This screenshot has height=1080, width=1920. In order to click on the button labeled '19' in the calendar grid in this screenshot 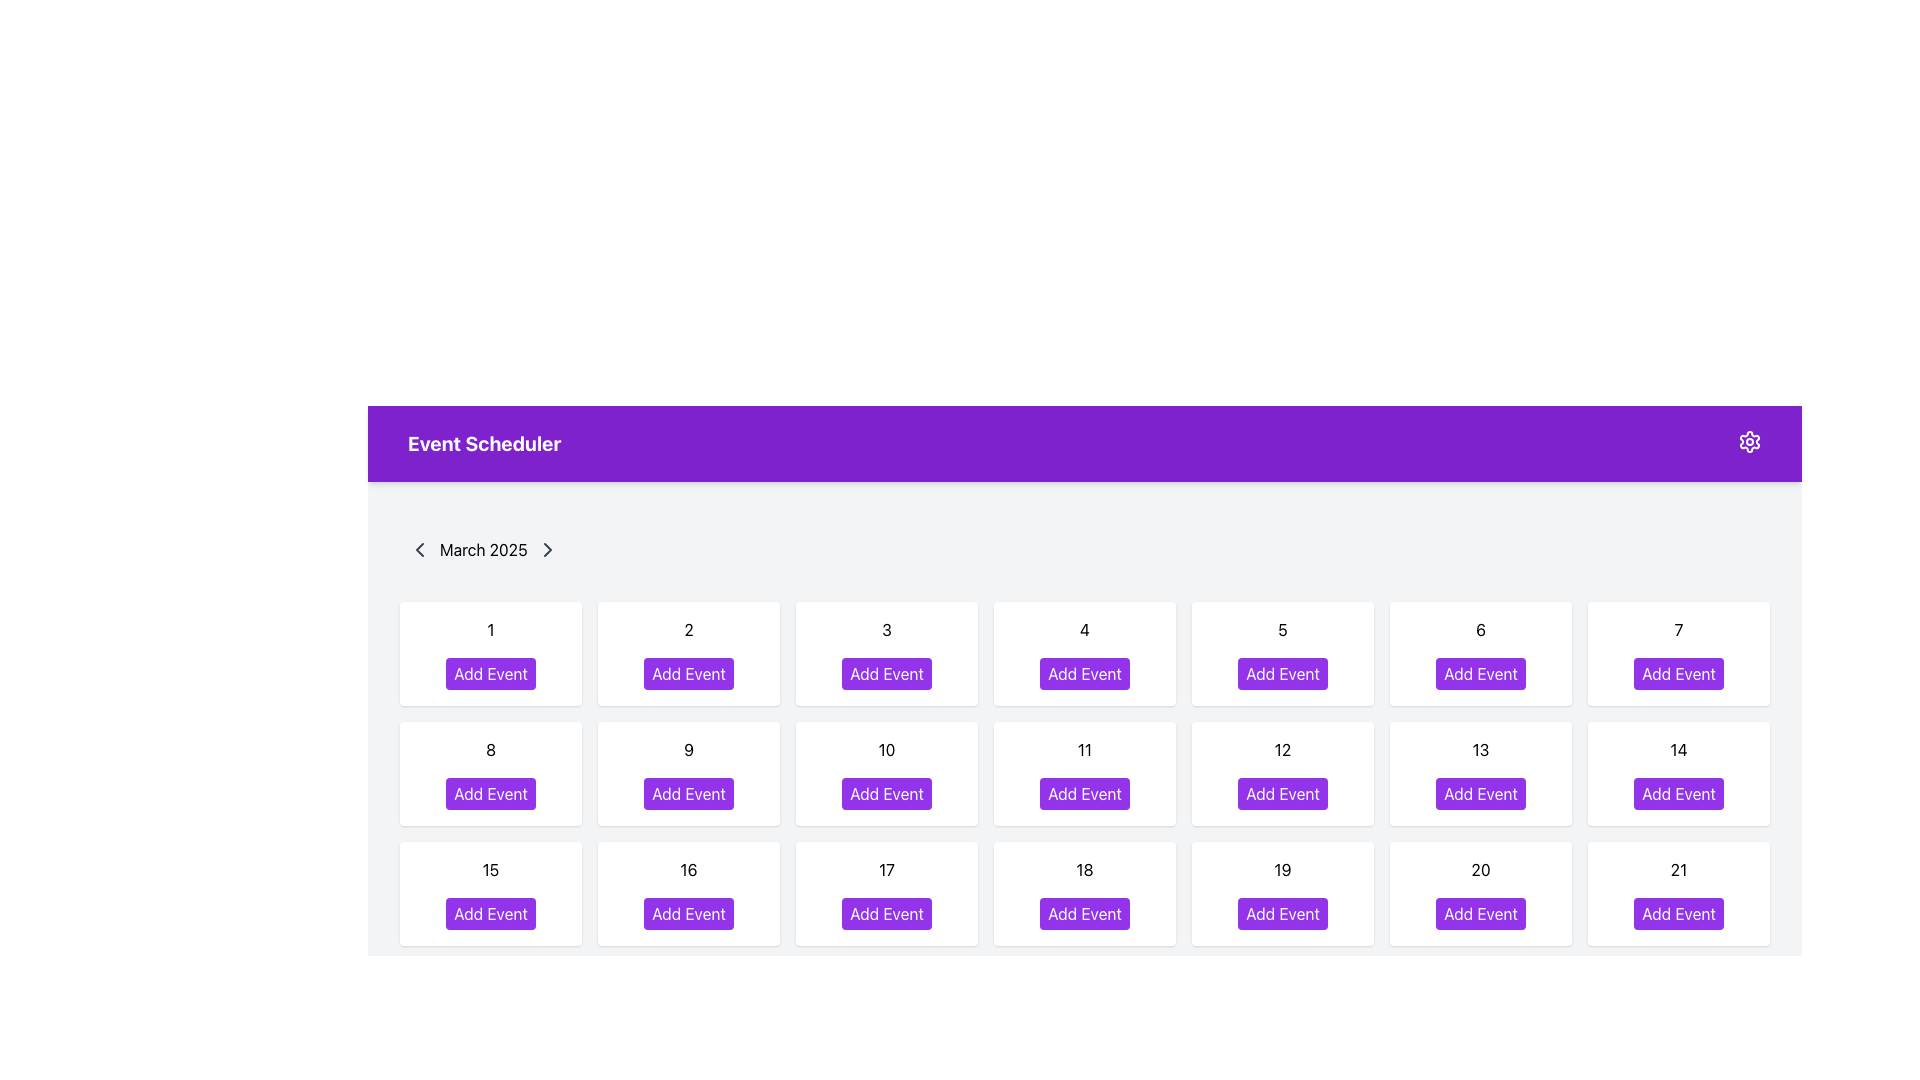, I will do `click(1282, 914)`.